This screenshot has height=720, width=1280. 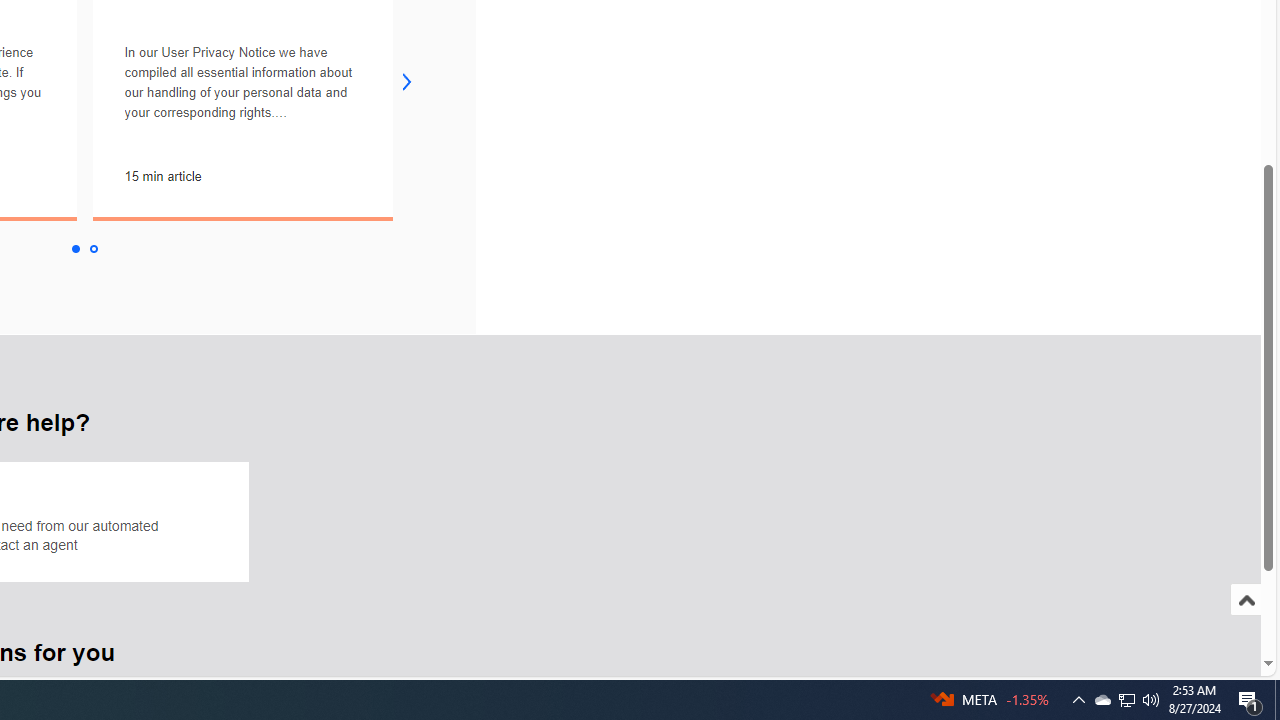 What do you see at coordinates (93, 248) in the screenshot?
I see `'Slide 2 '` at bounding box center [93, 248].